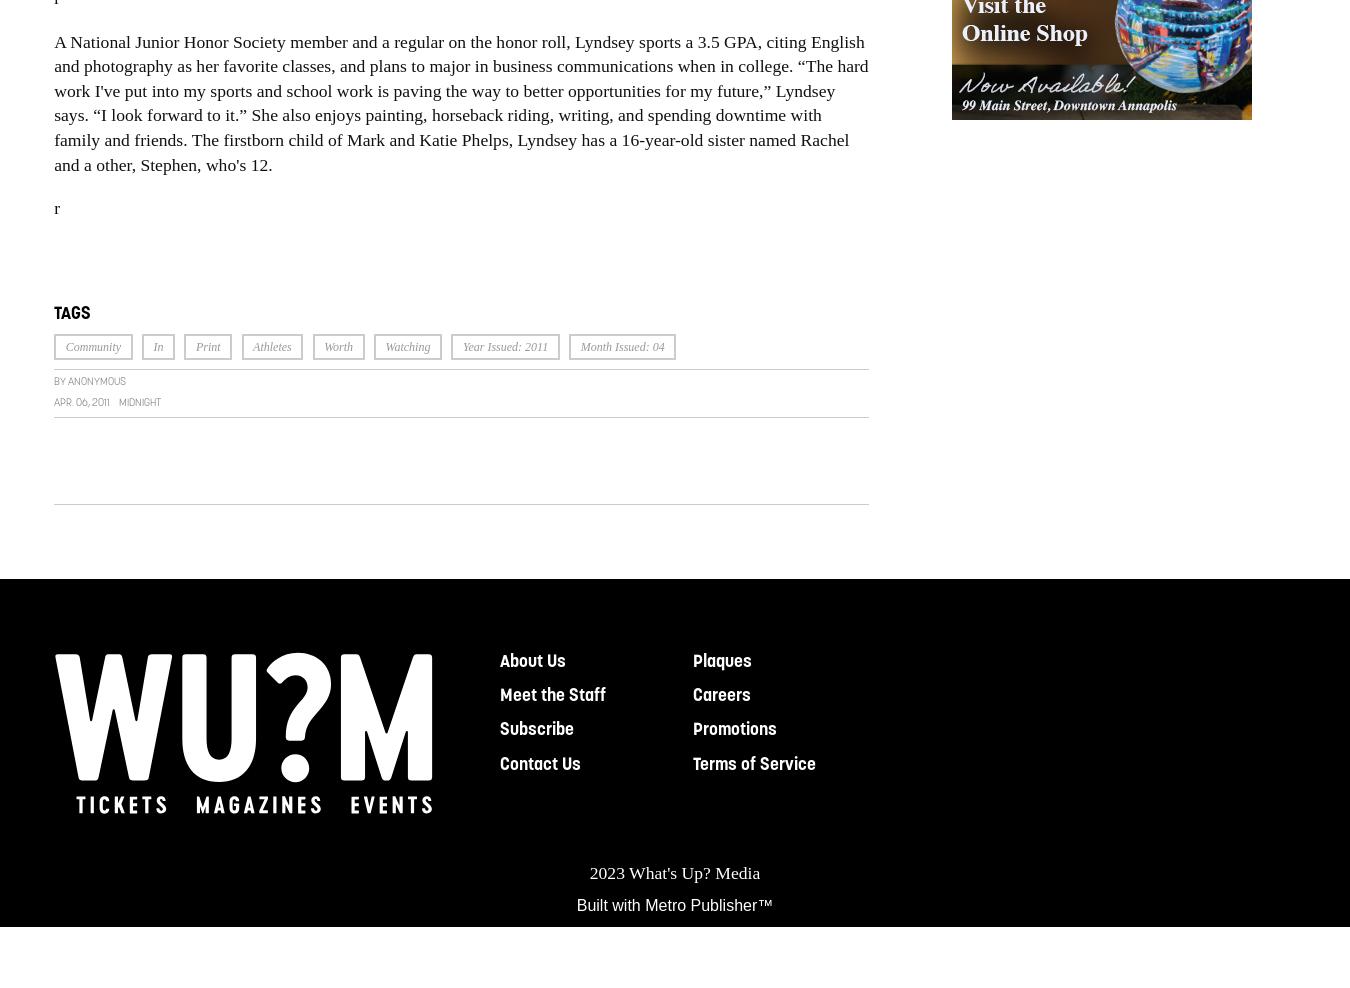 The height and width of the screenshot is (988, 1350). Describe the element at coordinates (752, 762) in the screenshot. I see `'Terms of Service'` at that location.